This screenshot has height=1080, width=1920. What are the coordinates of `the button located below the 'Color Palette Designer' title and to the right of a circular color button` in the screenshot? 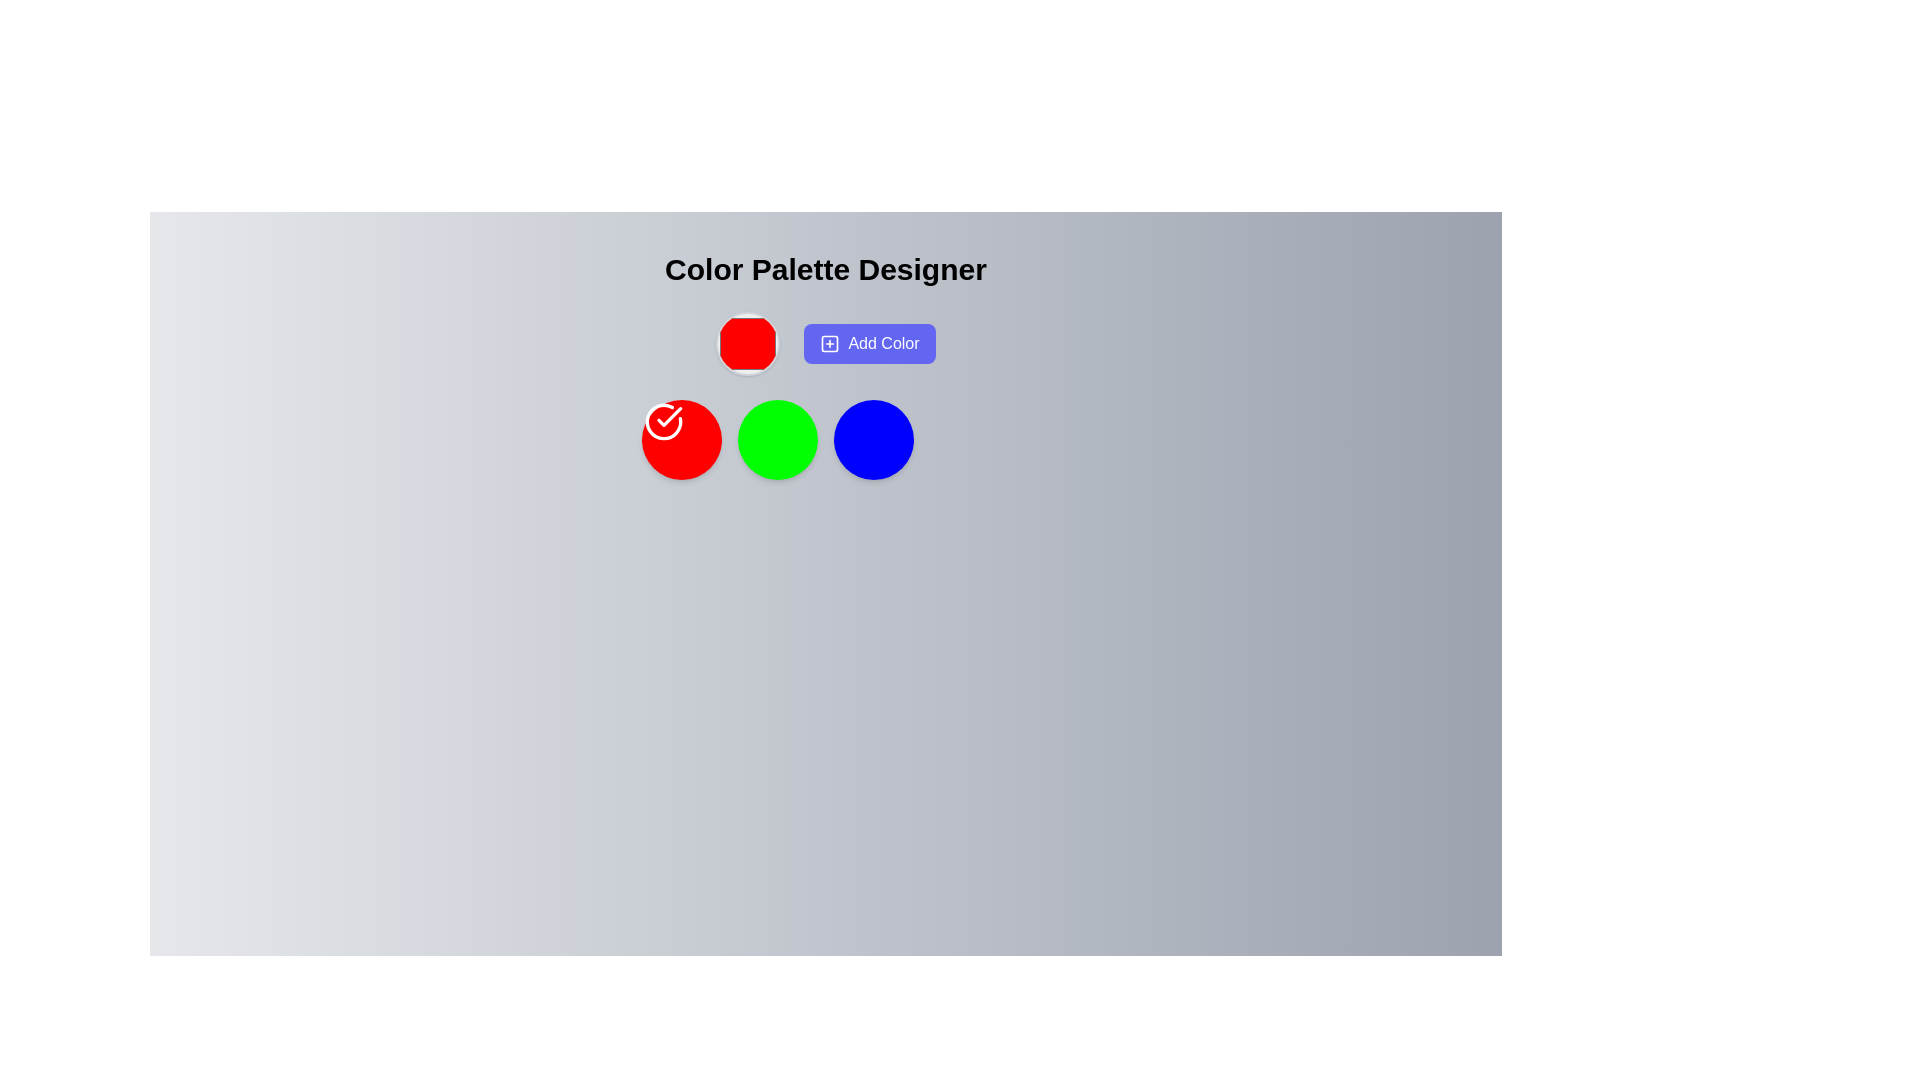 It's located at (869, 342).